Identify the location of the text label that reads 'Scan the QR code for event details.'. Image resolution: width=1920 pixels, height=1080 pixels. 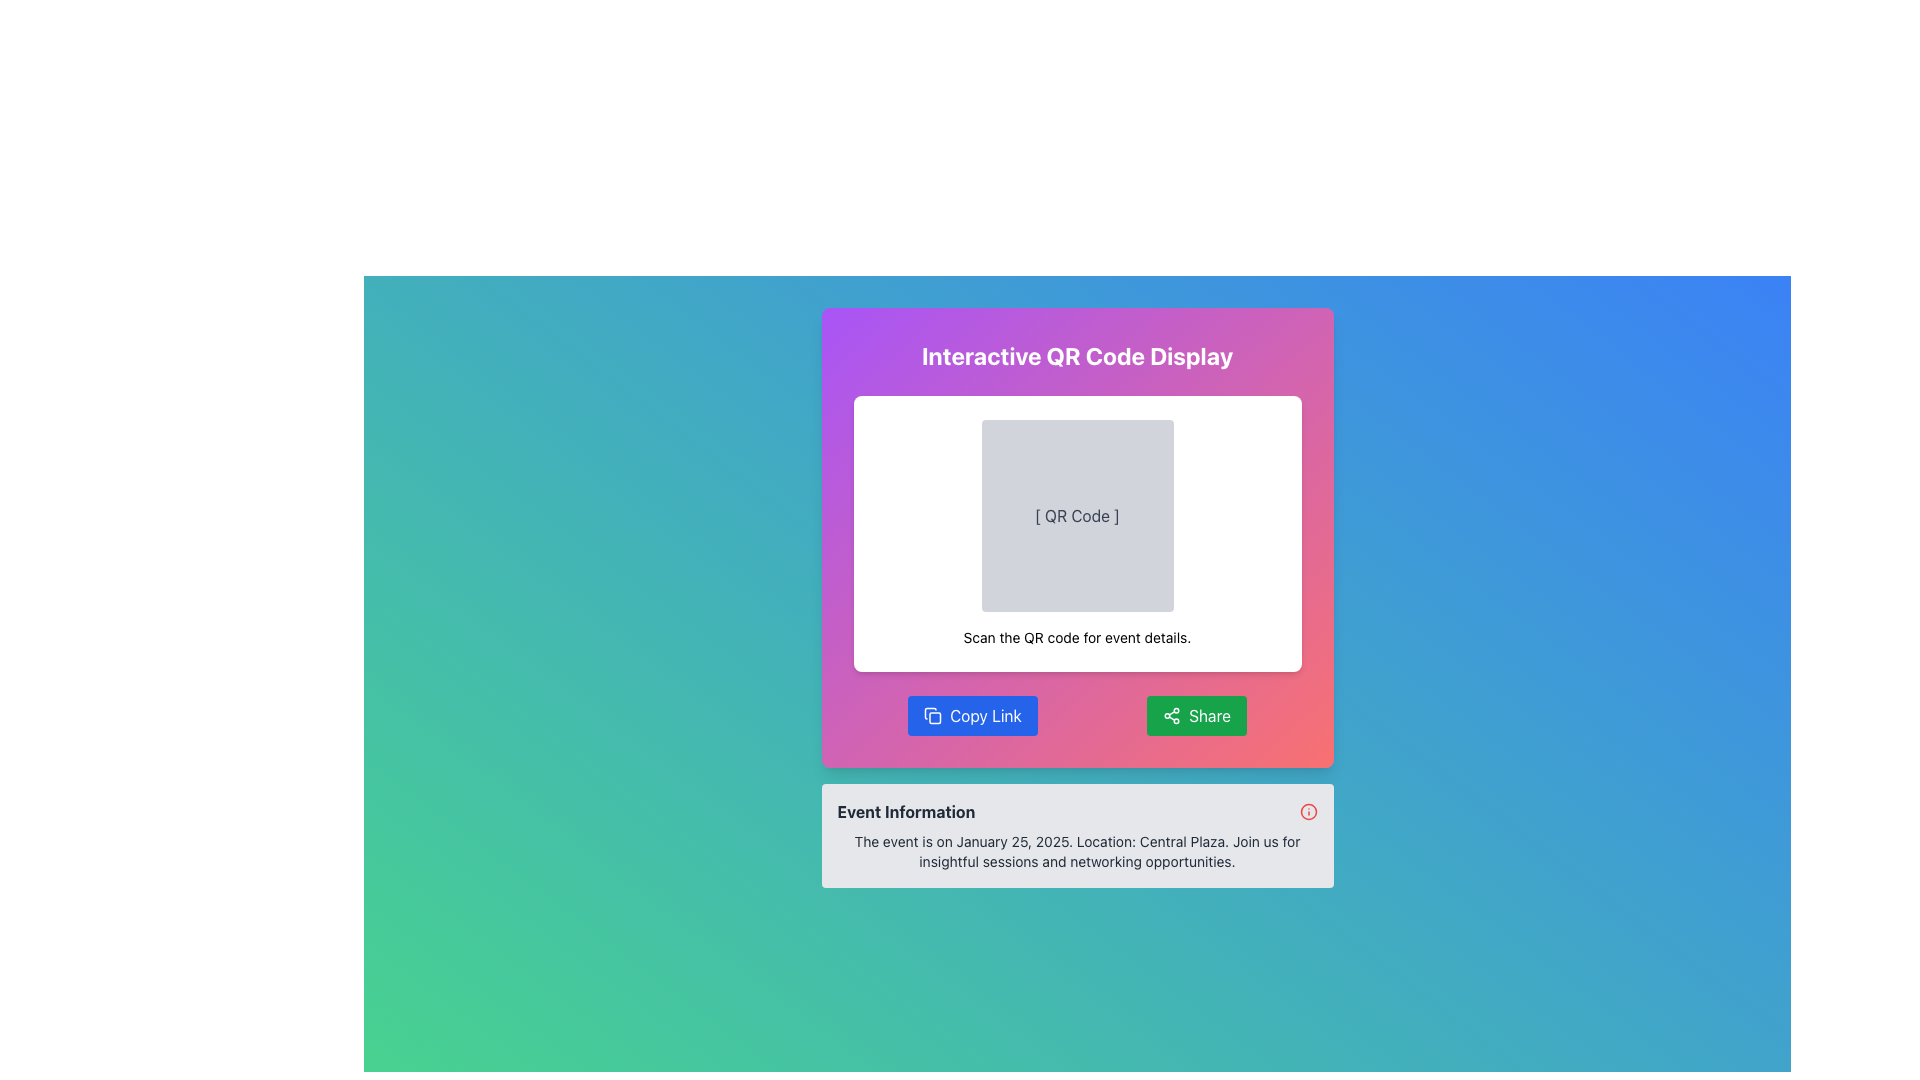
(1076, 637).